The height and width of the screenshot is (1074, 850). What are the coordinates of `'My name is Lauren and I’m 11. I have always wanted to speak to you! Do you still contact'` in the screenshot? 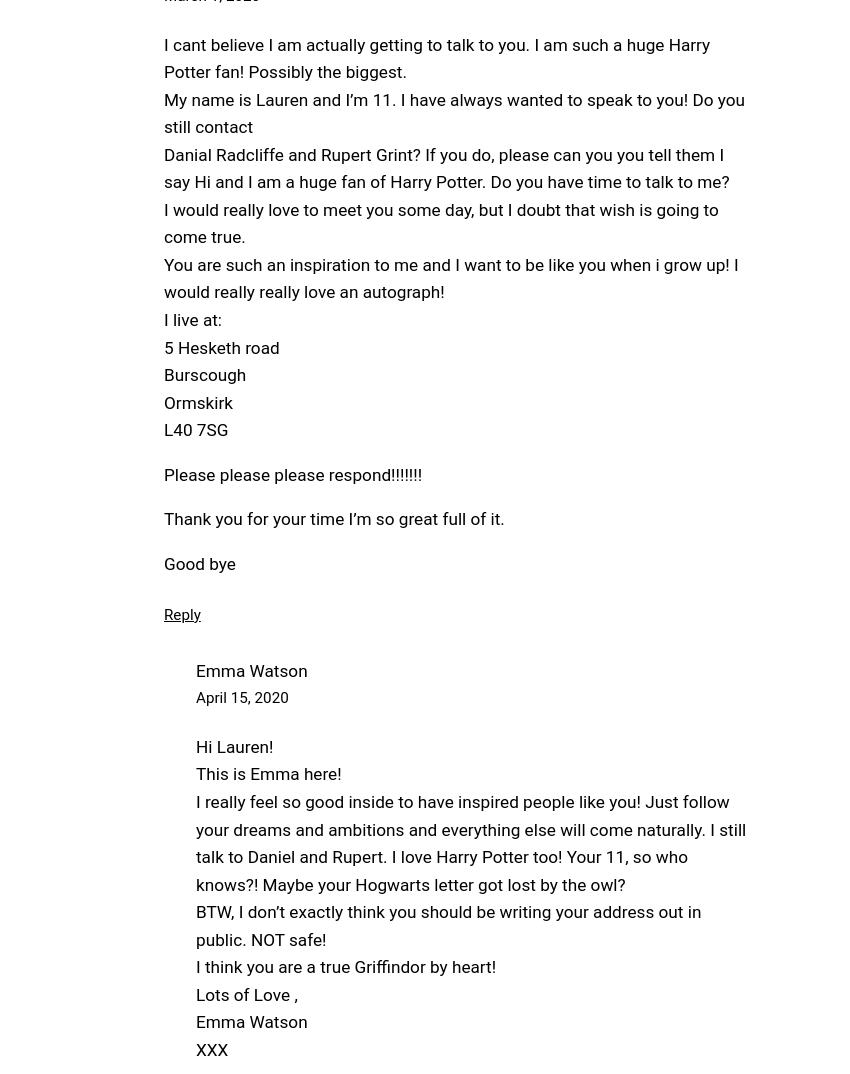 It's located at (453, 111).